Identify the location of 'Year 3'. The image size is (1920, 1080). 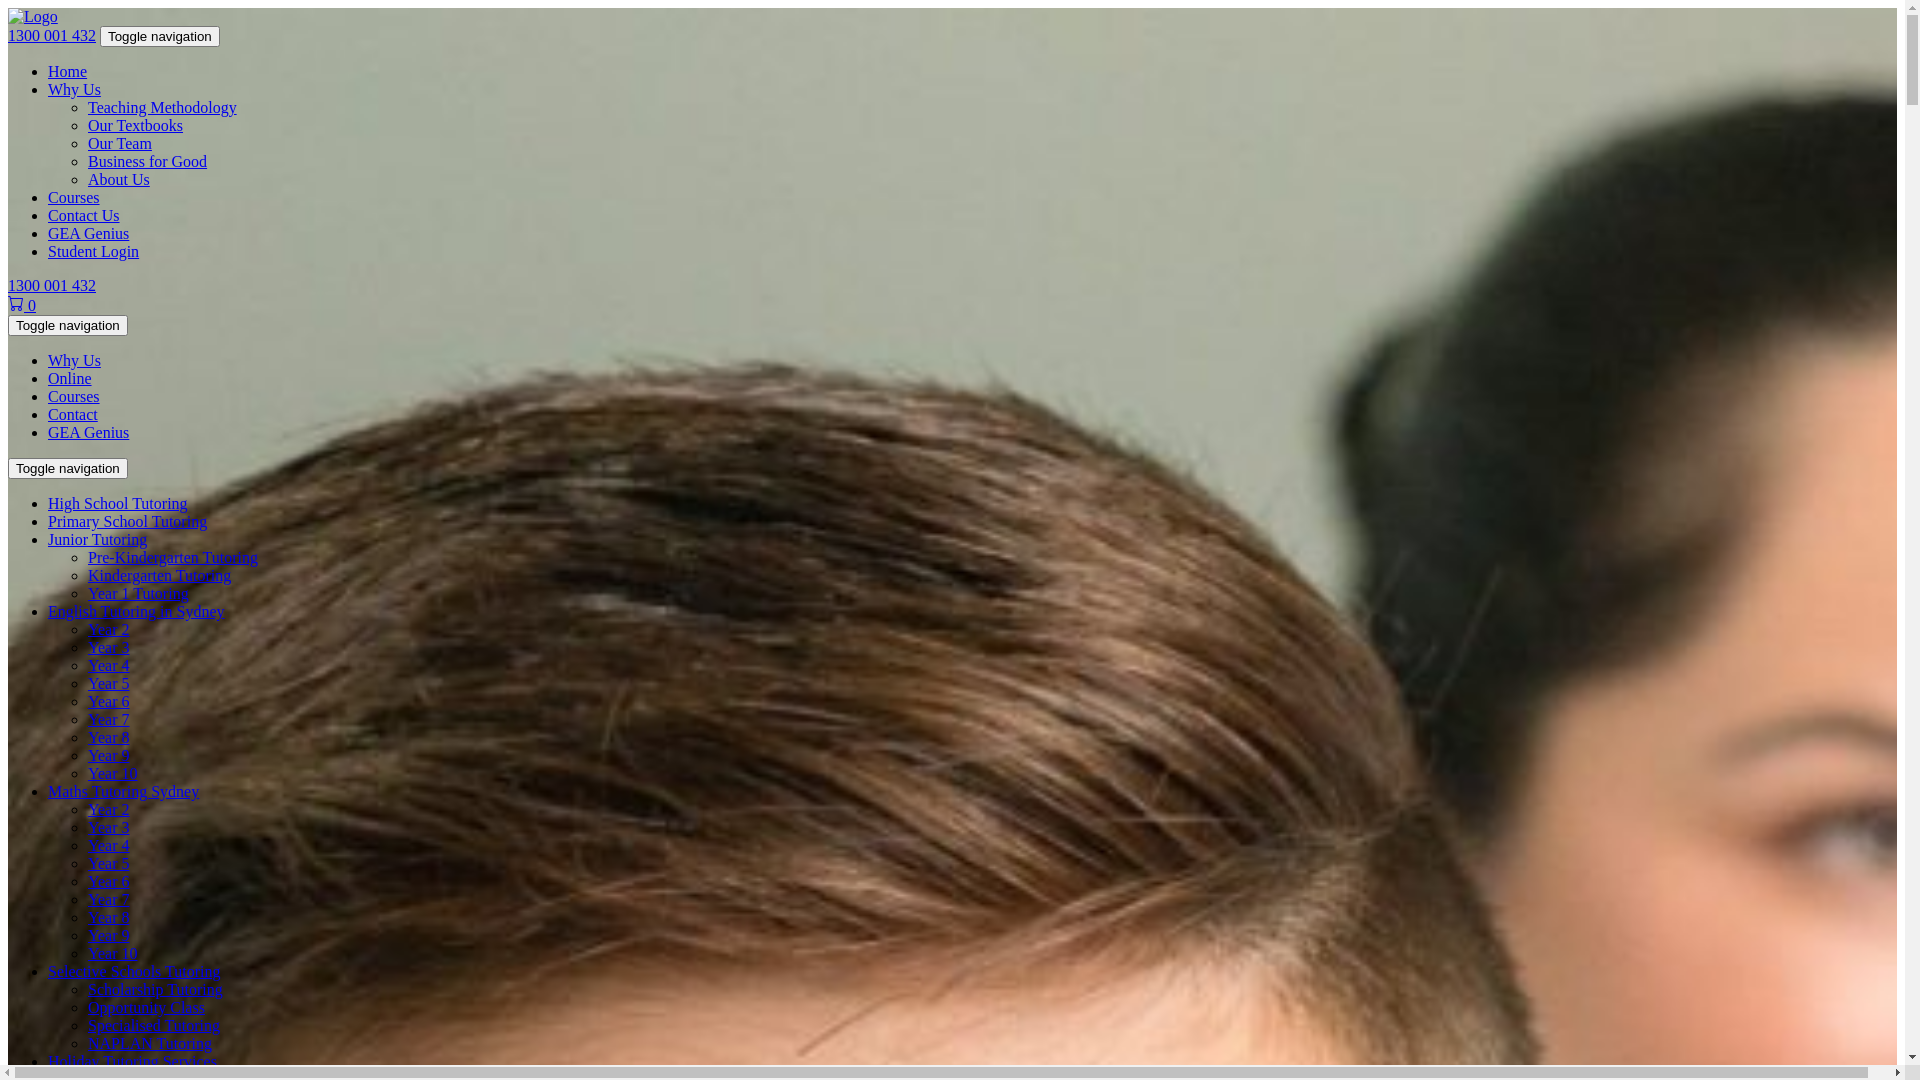
(107, 827).